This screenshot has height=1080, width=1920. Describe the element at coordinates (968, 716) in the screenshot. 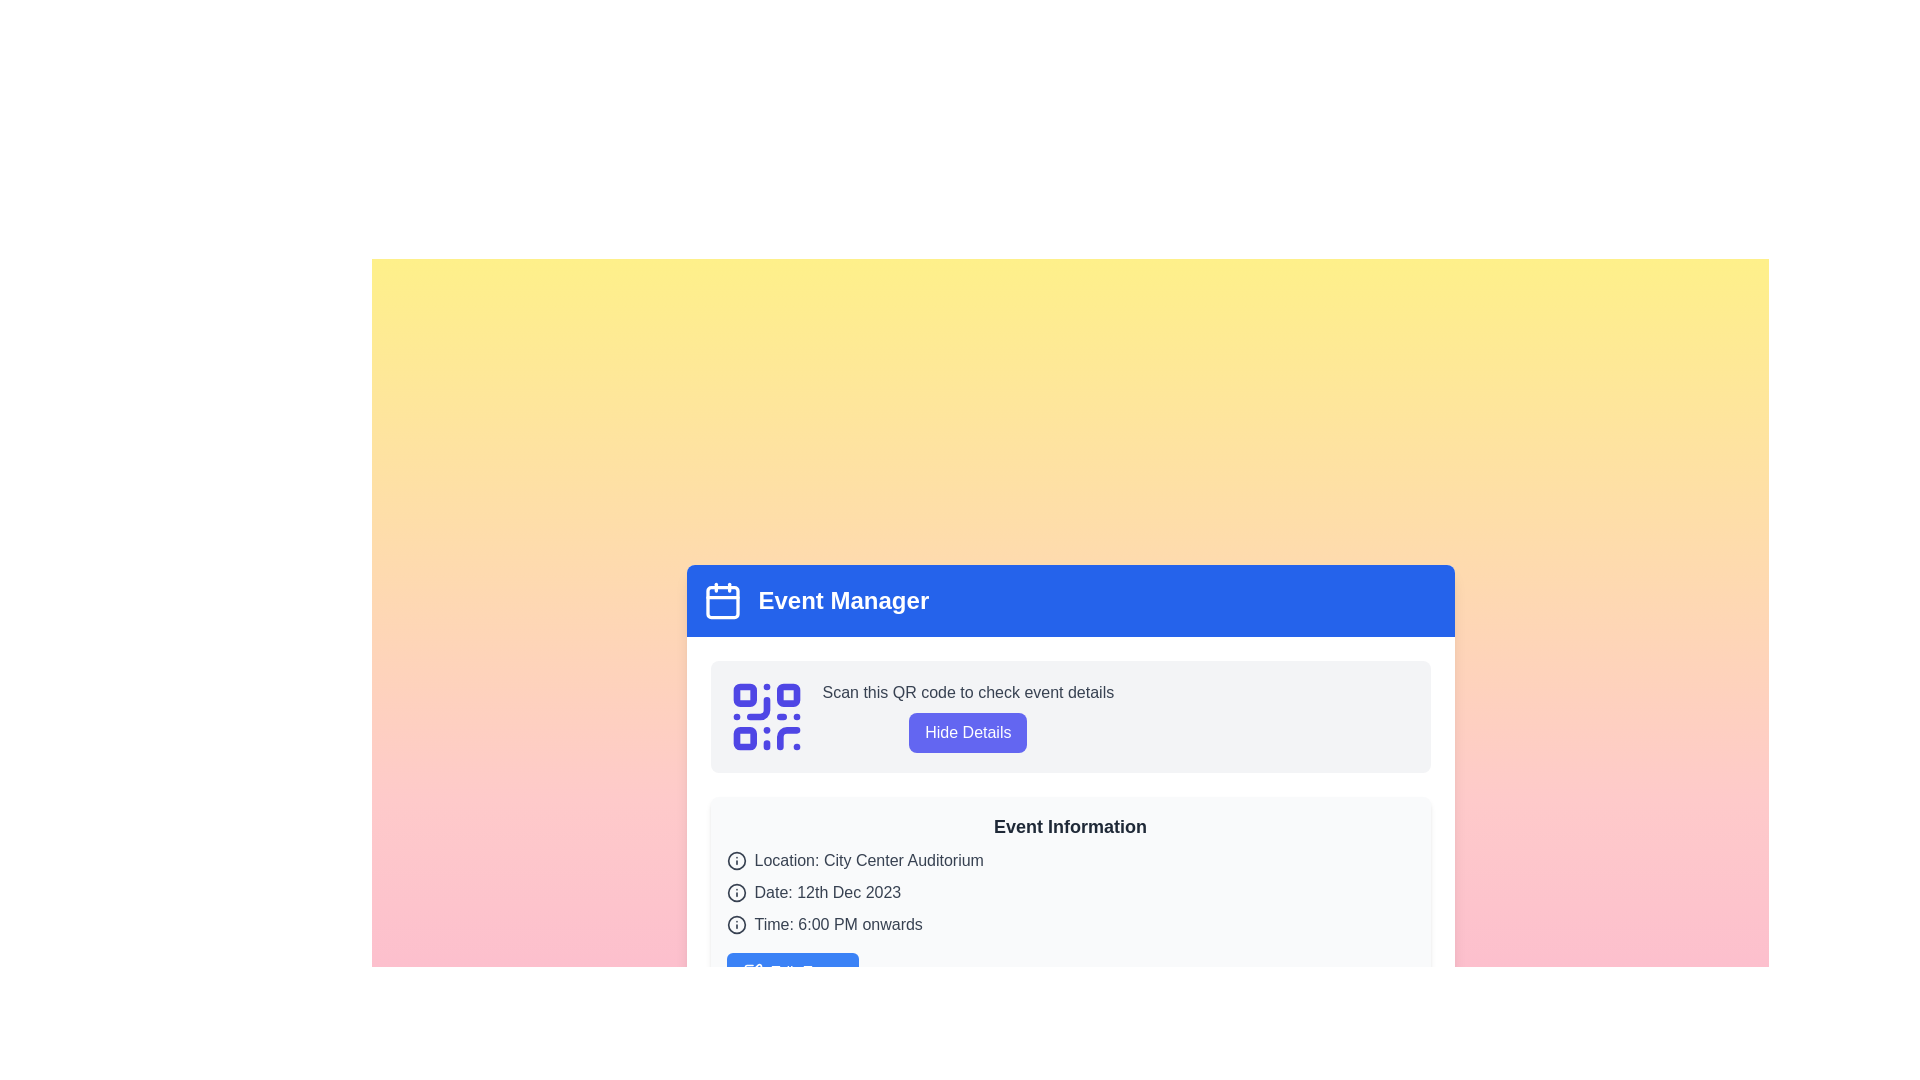

I see `descriptive text 'Scan this QR code to check event details' displayed above the 'Hide Details' button in the event information interface` at that location.